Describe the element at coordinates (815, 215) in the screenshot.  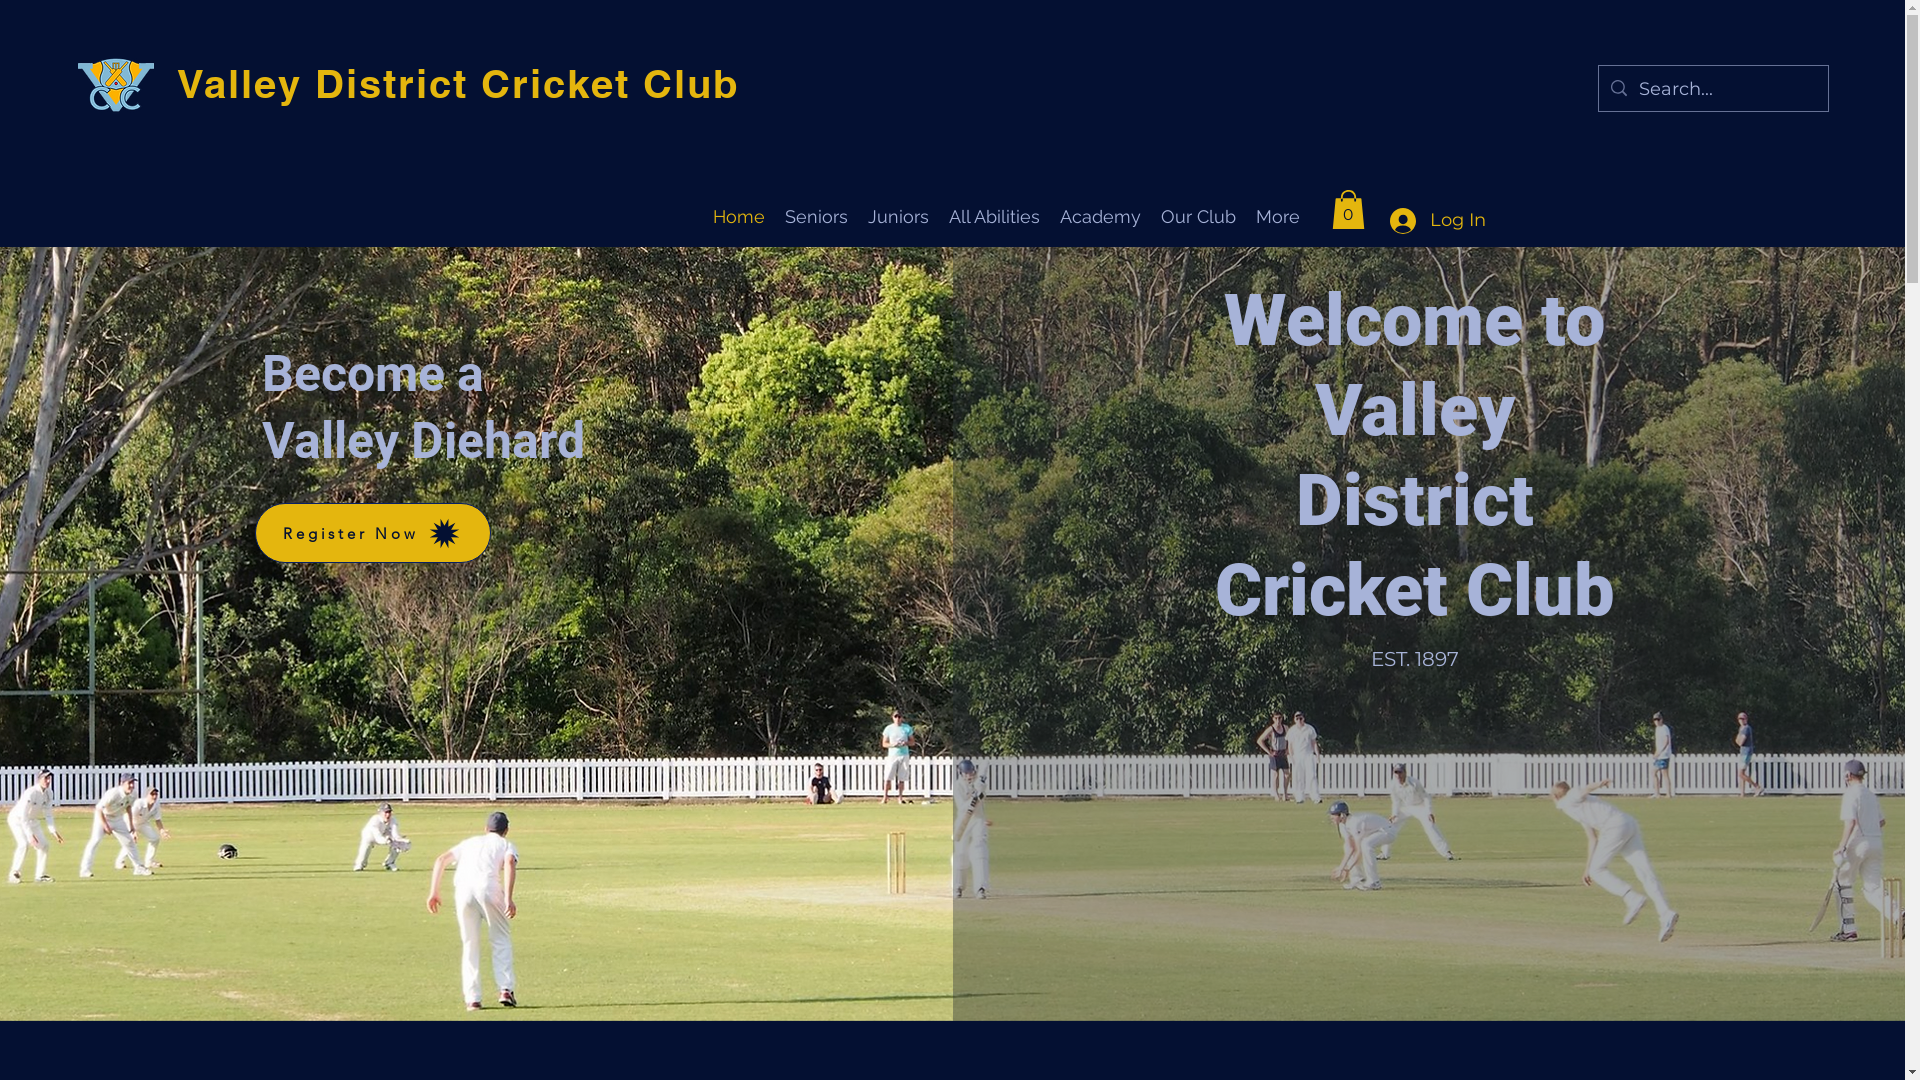
I see `'Seniors'` at that location.